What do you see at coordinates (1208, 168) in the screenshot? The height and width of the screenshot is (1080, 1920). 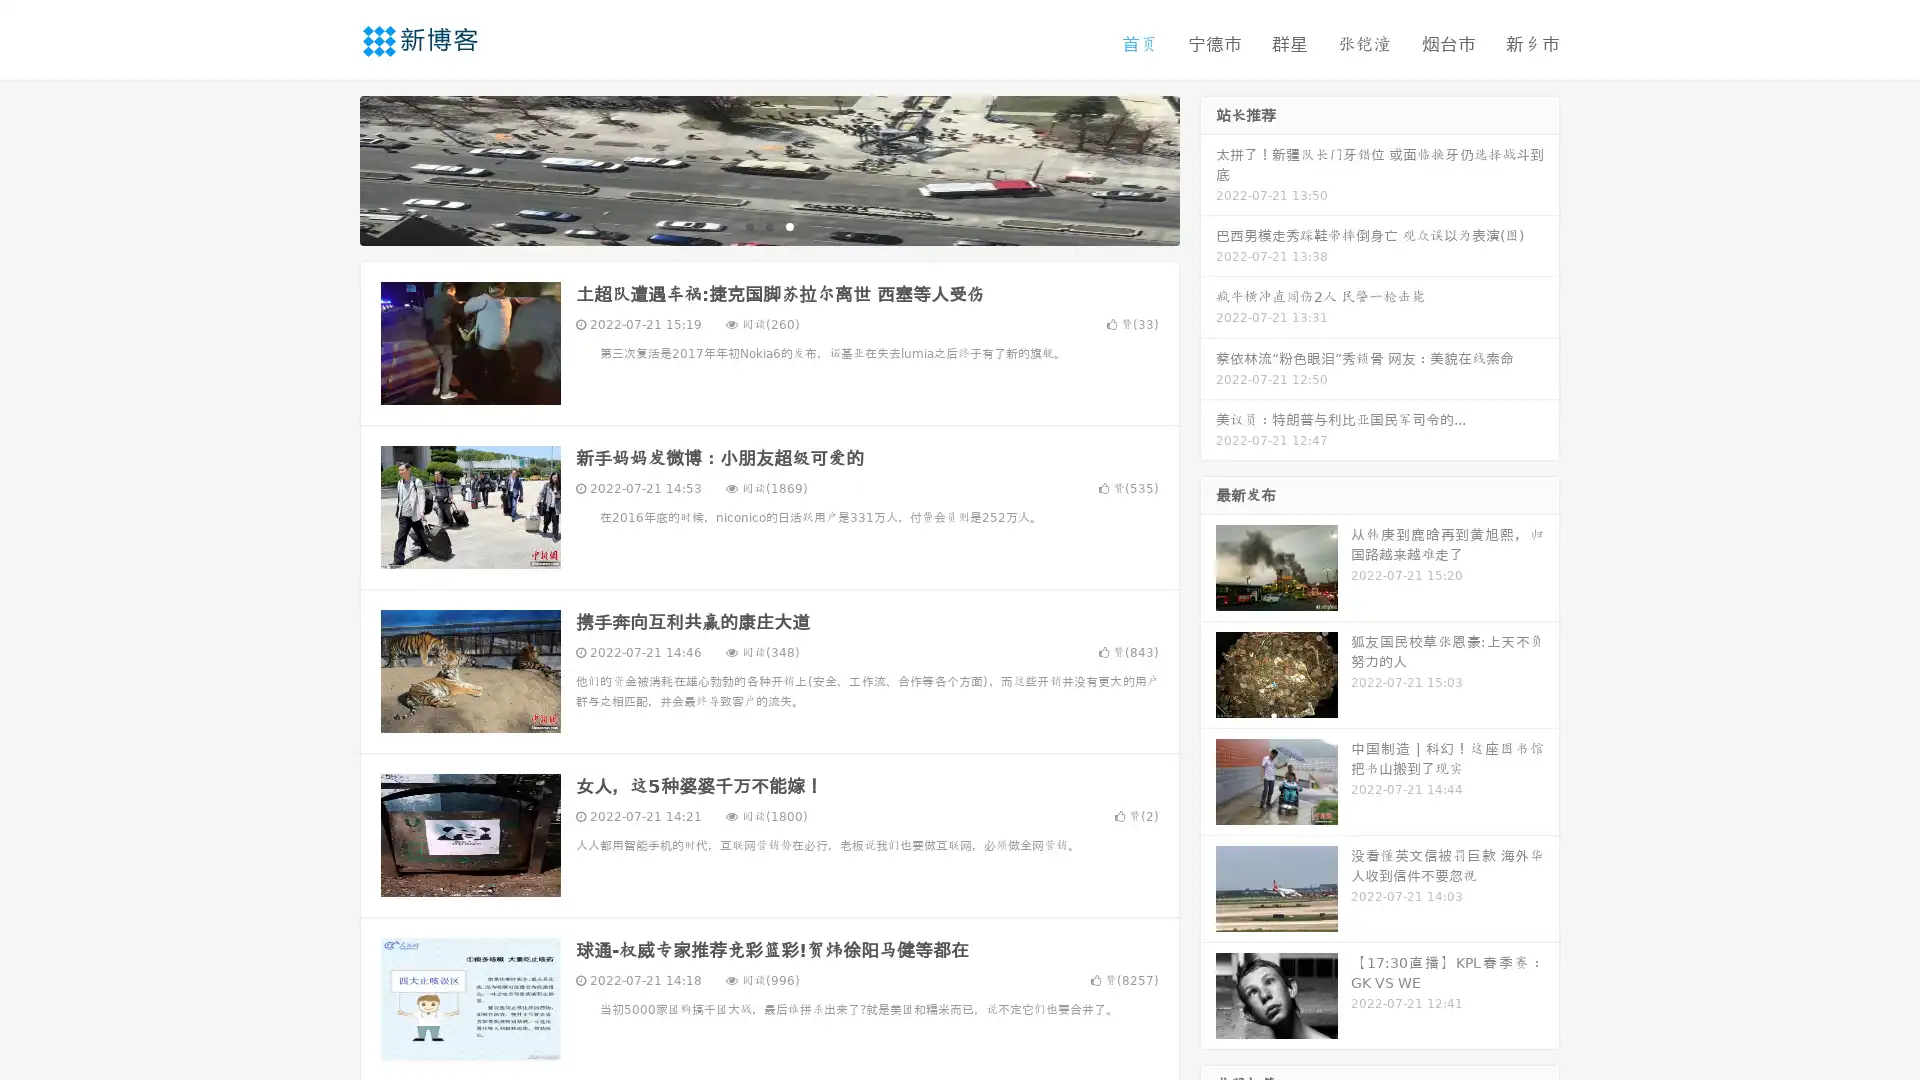 I see `Next slide` at bounding box center [1208, 168].